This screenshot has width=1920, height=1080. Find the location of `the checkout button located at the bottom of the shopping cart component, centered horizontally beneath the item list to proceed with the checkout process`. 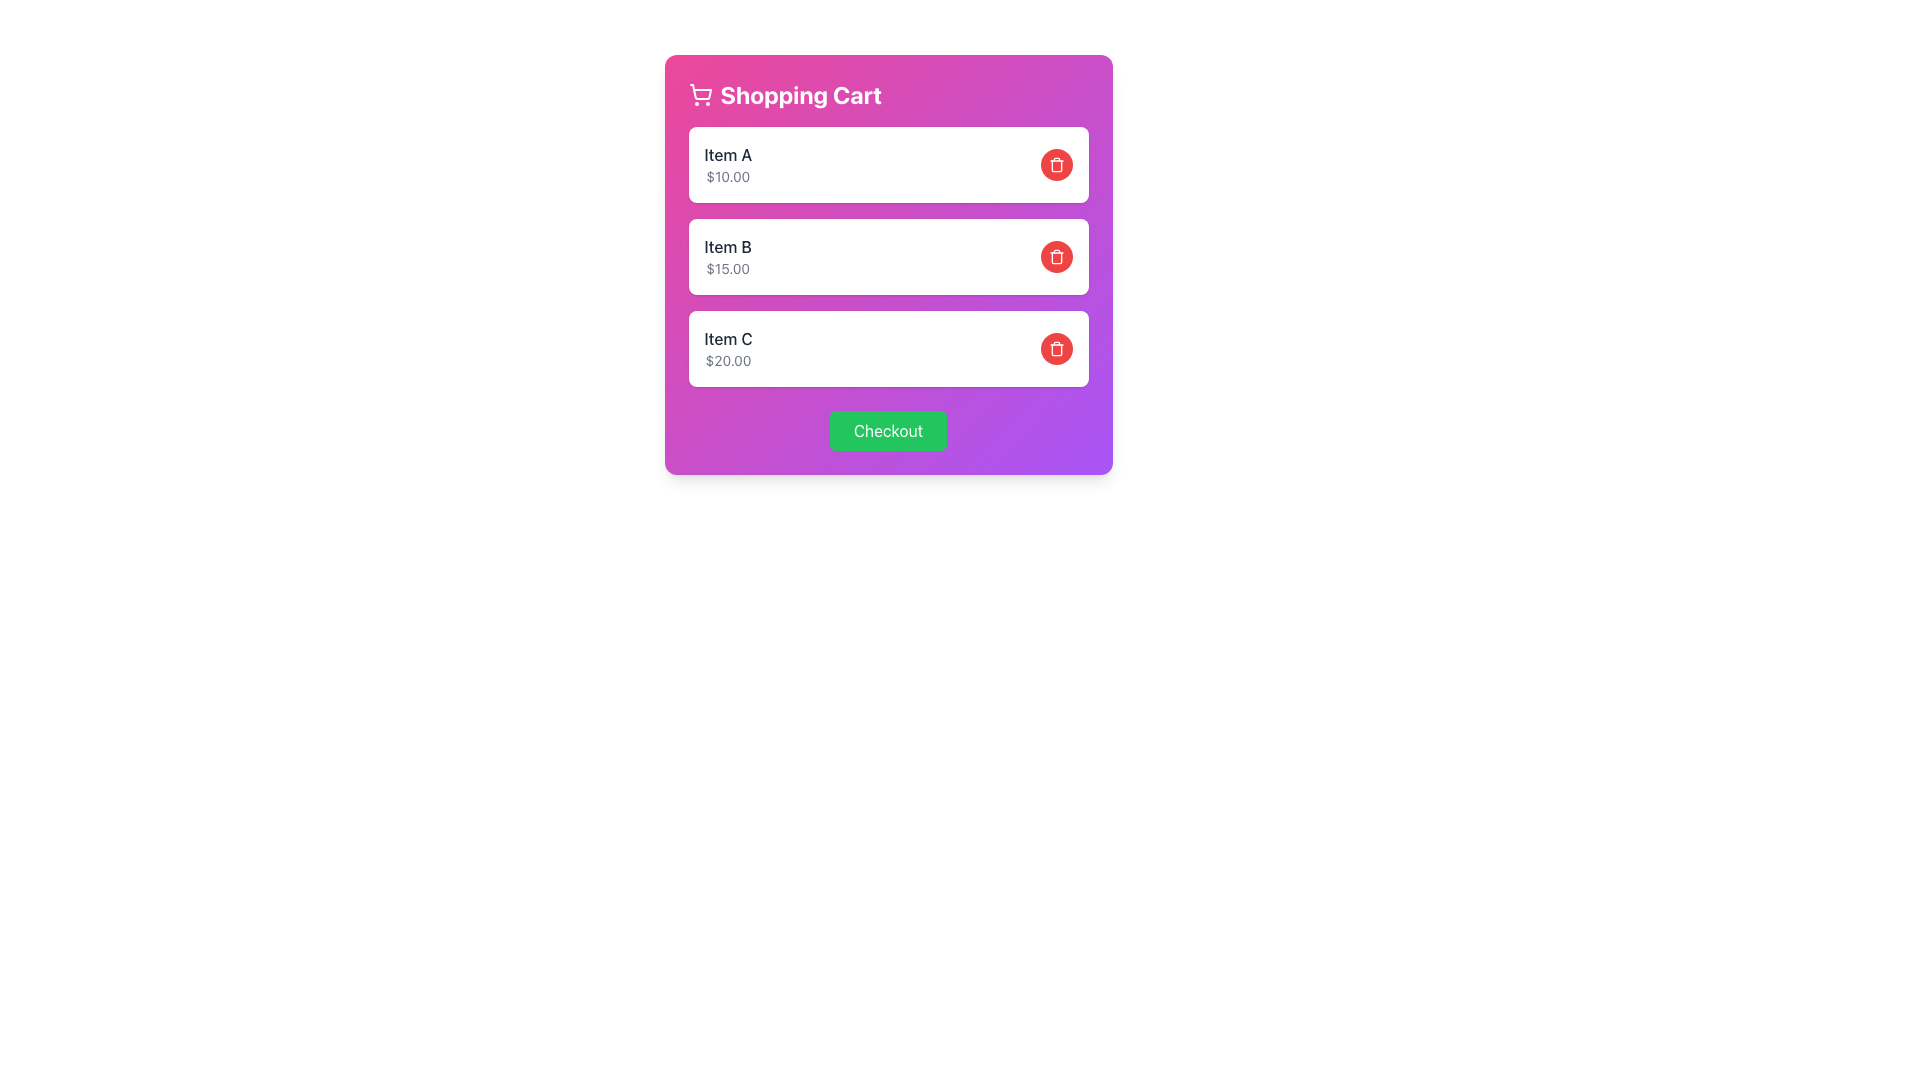

the checkout button located at the bottom of the shopping cart component, centered horizontally beneath the item list to proceed with the checkout process is located at coordinates (887, 430).